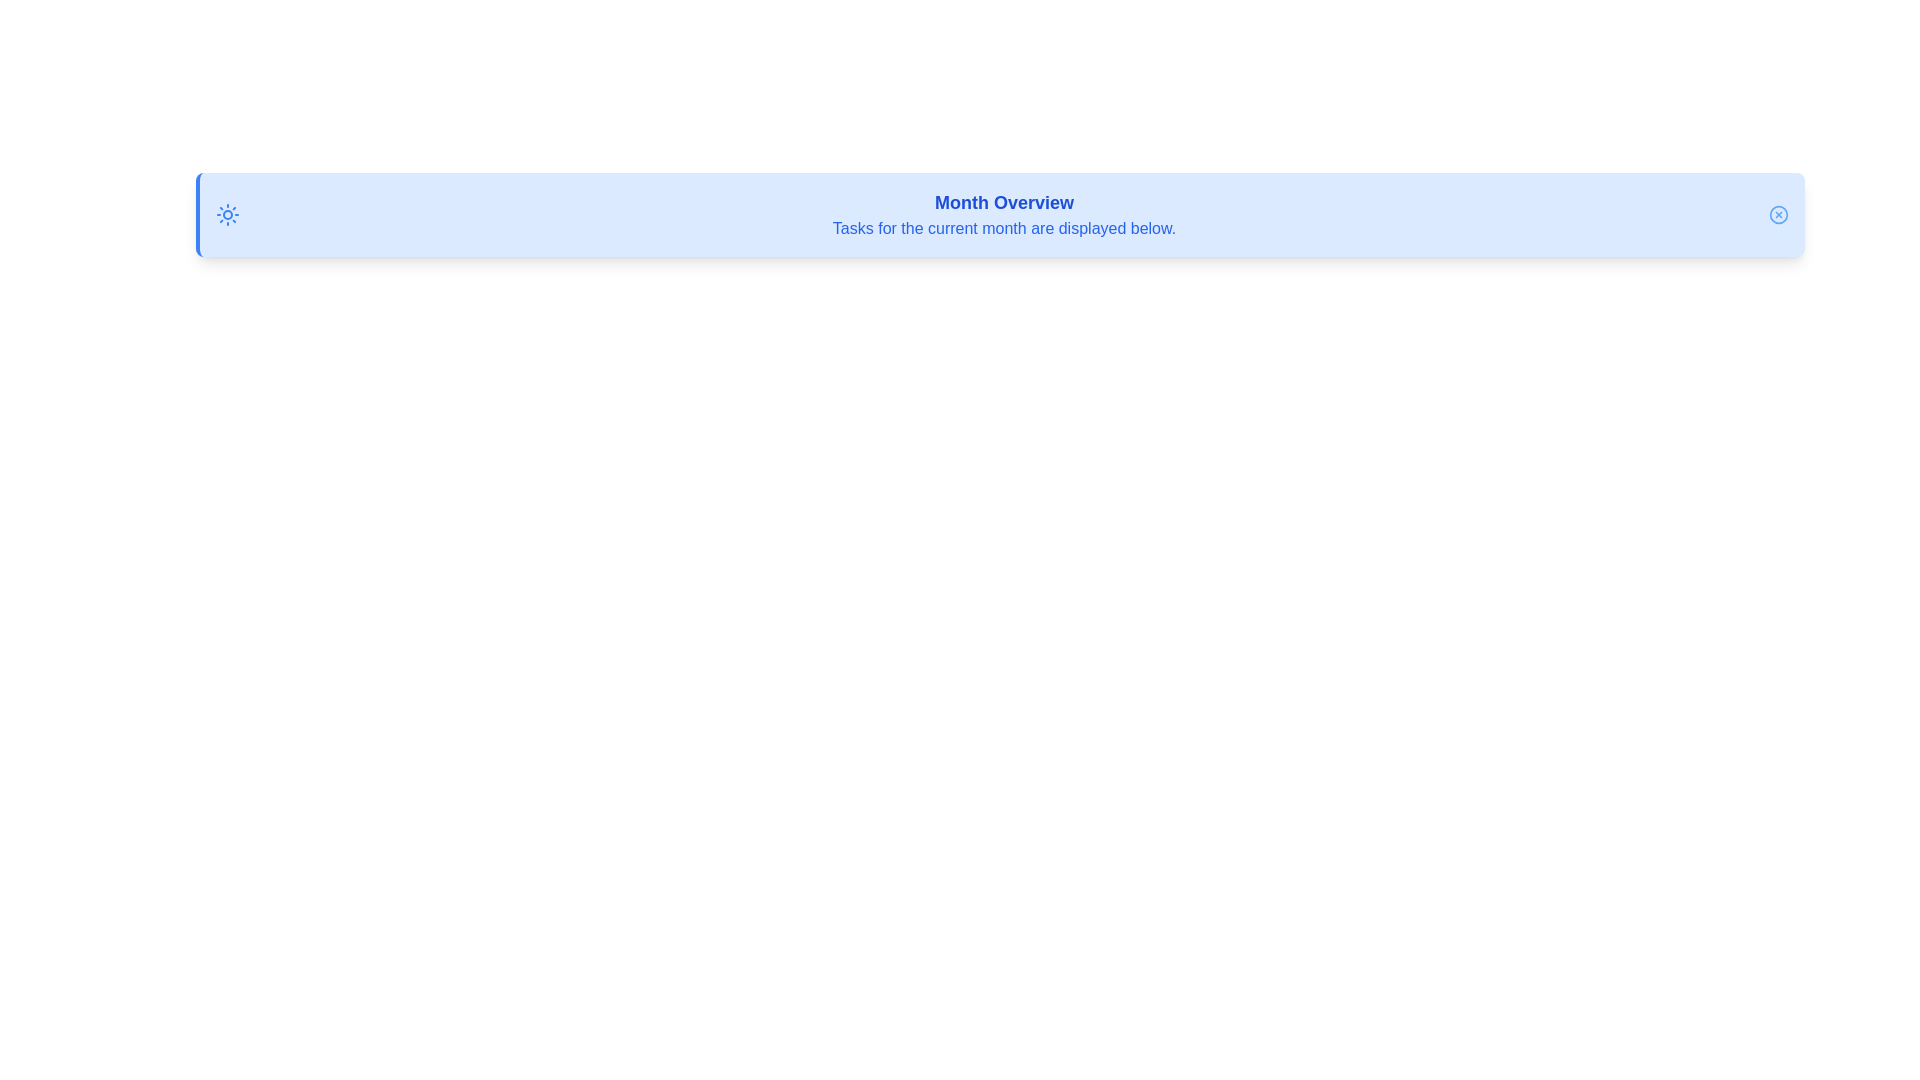 This screenshot has width=1920, height=1080. I want to click on the alert title text and copy it to the clipboard, so click(254, 189).